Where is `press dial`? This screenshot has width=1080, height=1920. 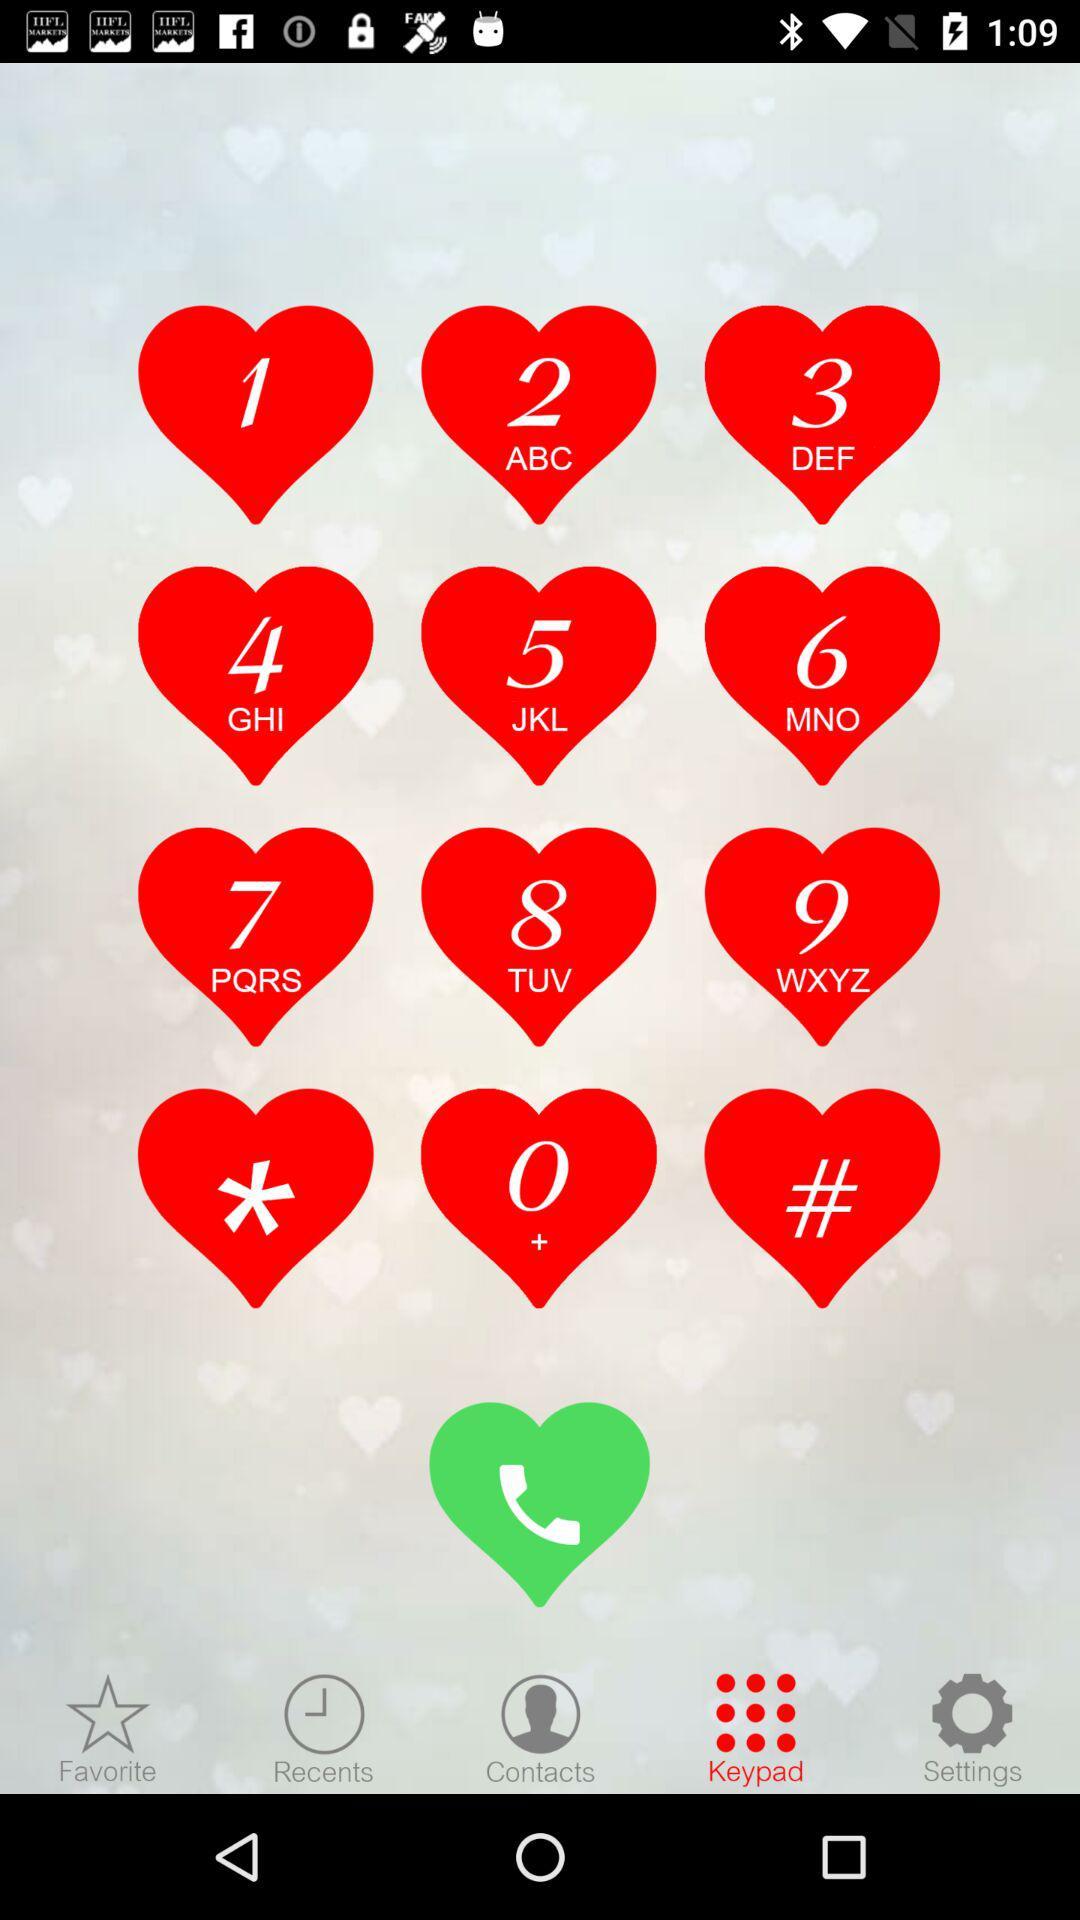
press dial is located at coordinates (540, 1504).